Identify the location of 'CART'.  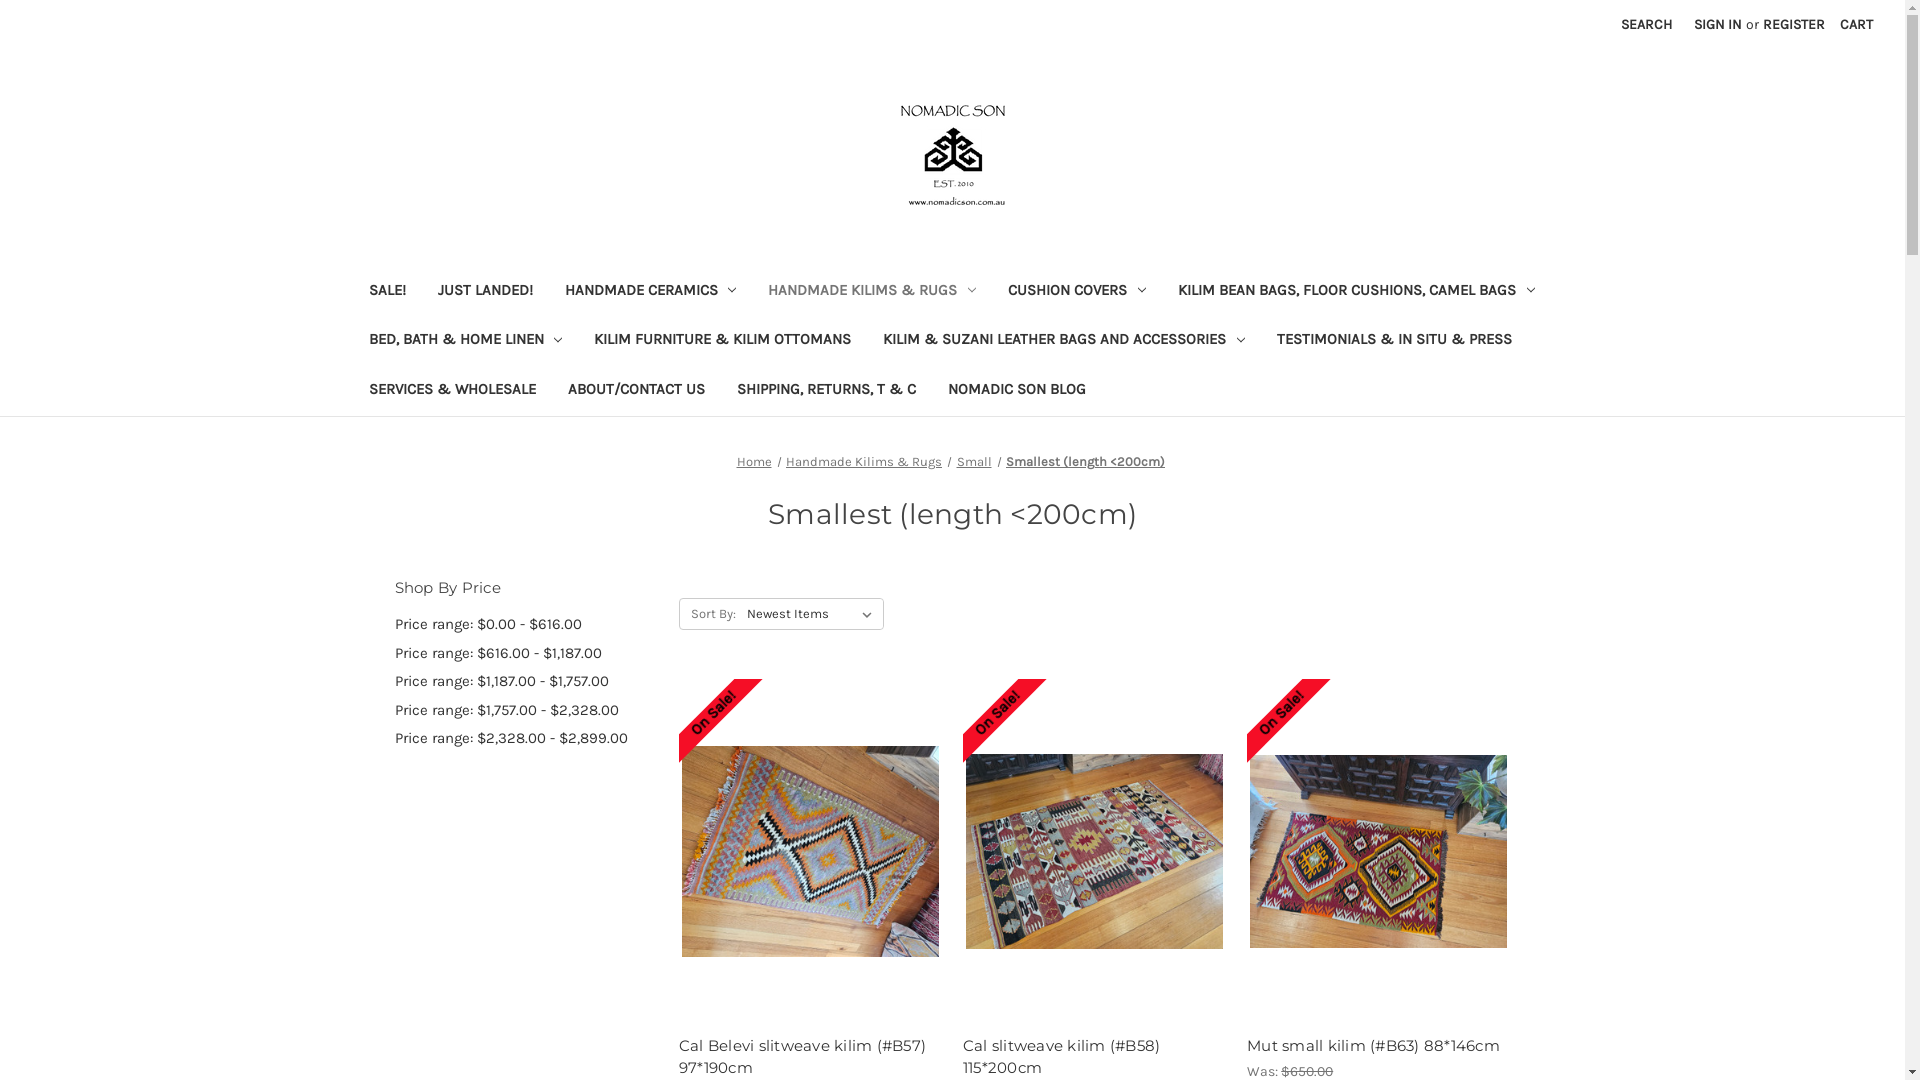
(1828, 24).